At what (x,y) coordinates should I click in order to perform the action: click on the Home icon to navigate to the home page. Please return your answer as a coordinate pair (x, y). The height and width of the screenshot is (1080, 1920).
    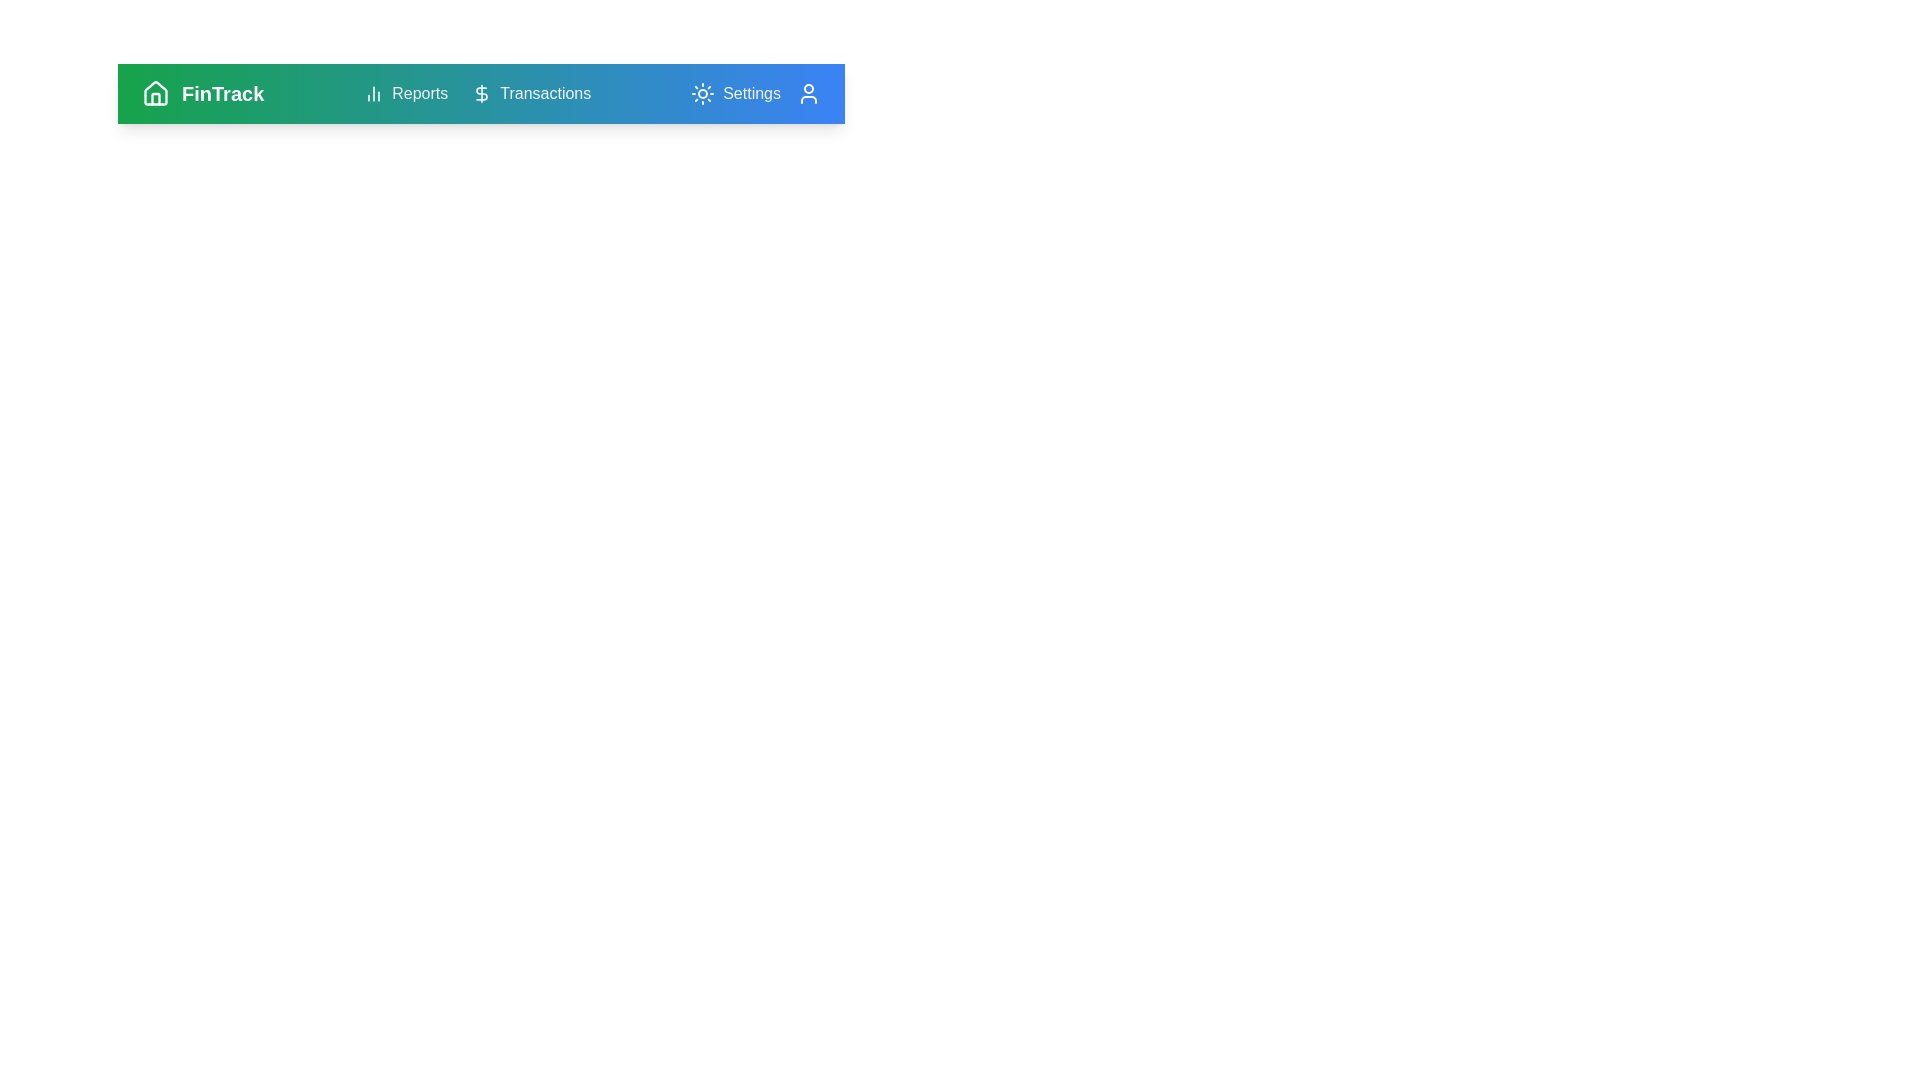
    Looking at the image, I should click on (155, 93).